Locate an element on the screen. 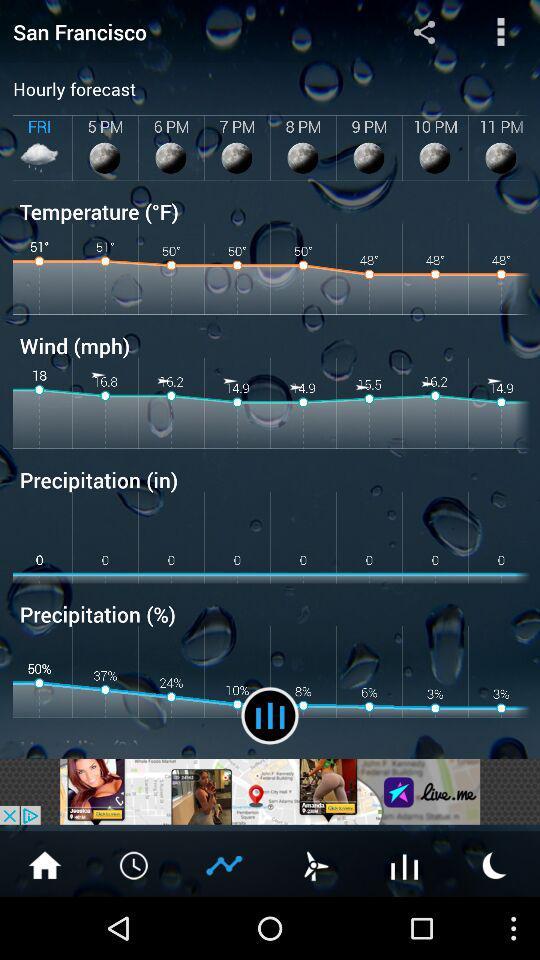  share weather details is located at coordinates (224, 863).